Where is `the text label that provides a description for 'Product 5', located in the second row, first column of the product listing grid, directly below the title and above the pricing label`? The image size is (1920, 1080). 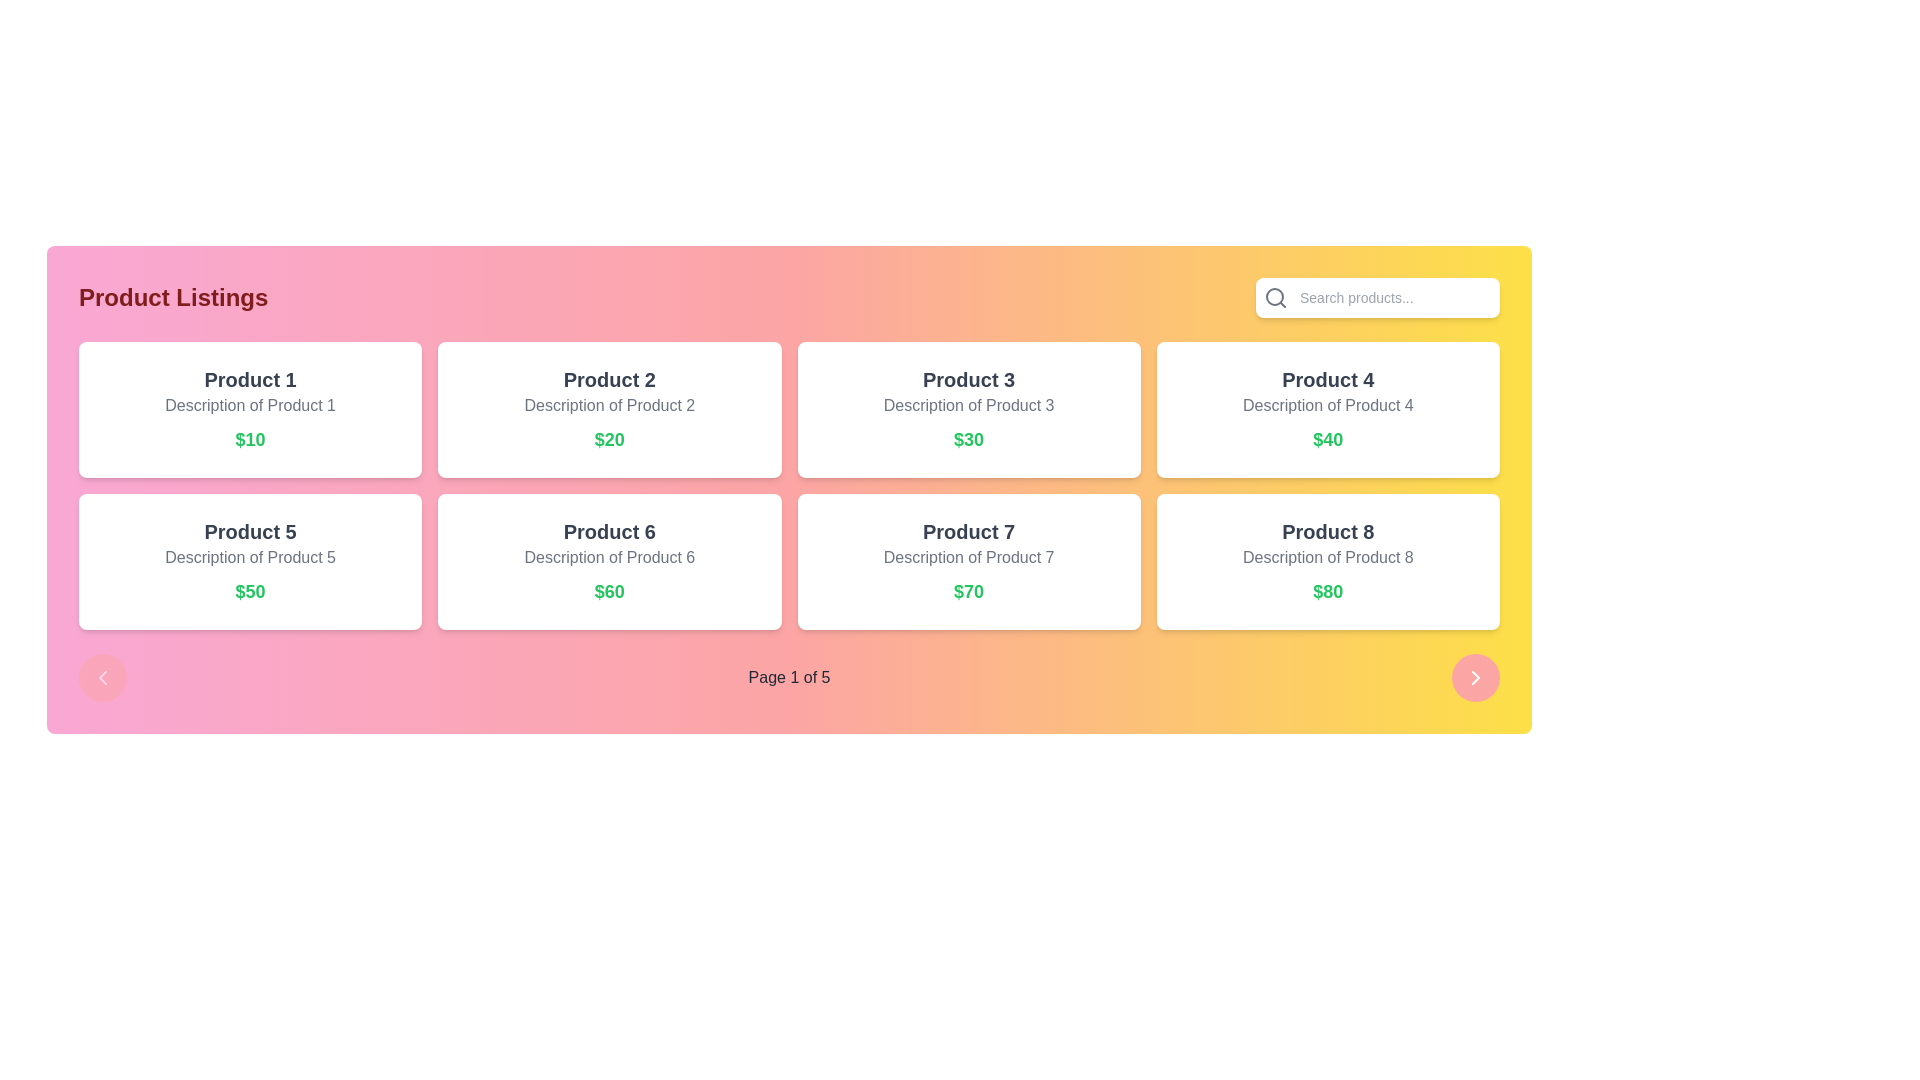 the text label that provides a description for 'Product 5', located in the second row, first column of the product listing grid, directly below the title and above the pricing label is located at coordinates (249, 558).